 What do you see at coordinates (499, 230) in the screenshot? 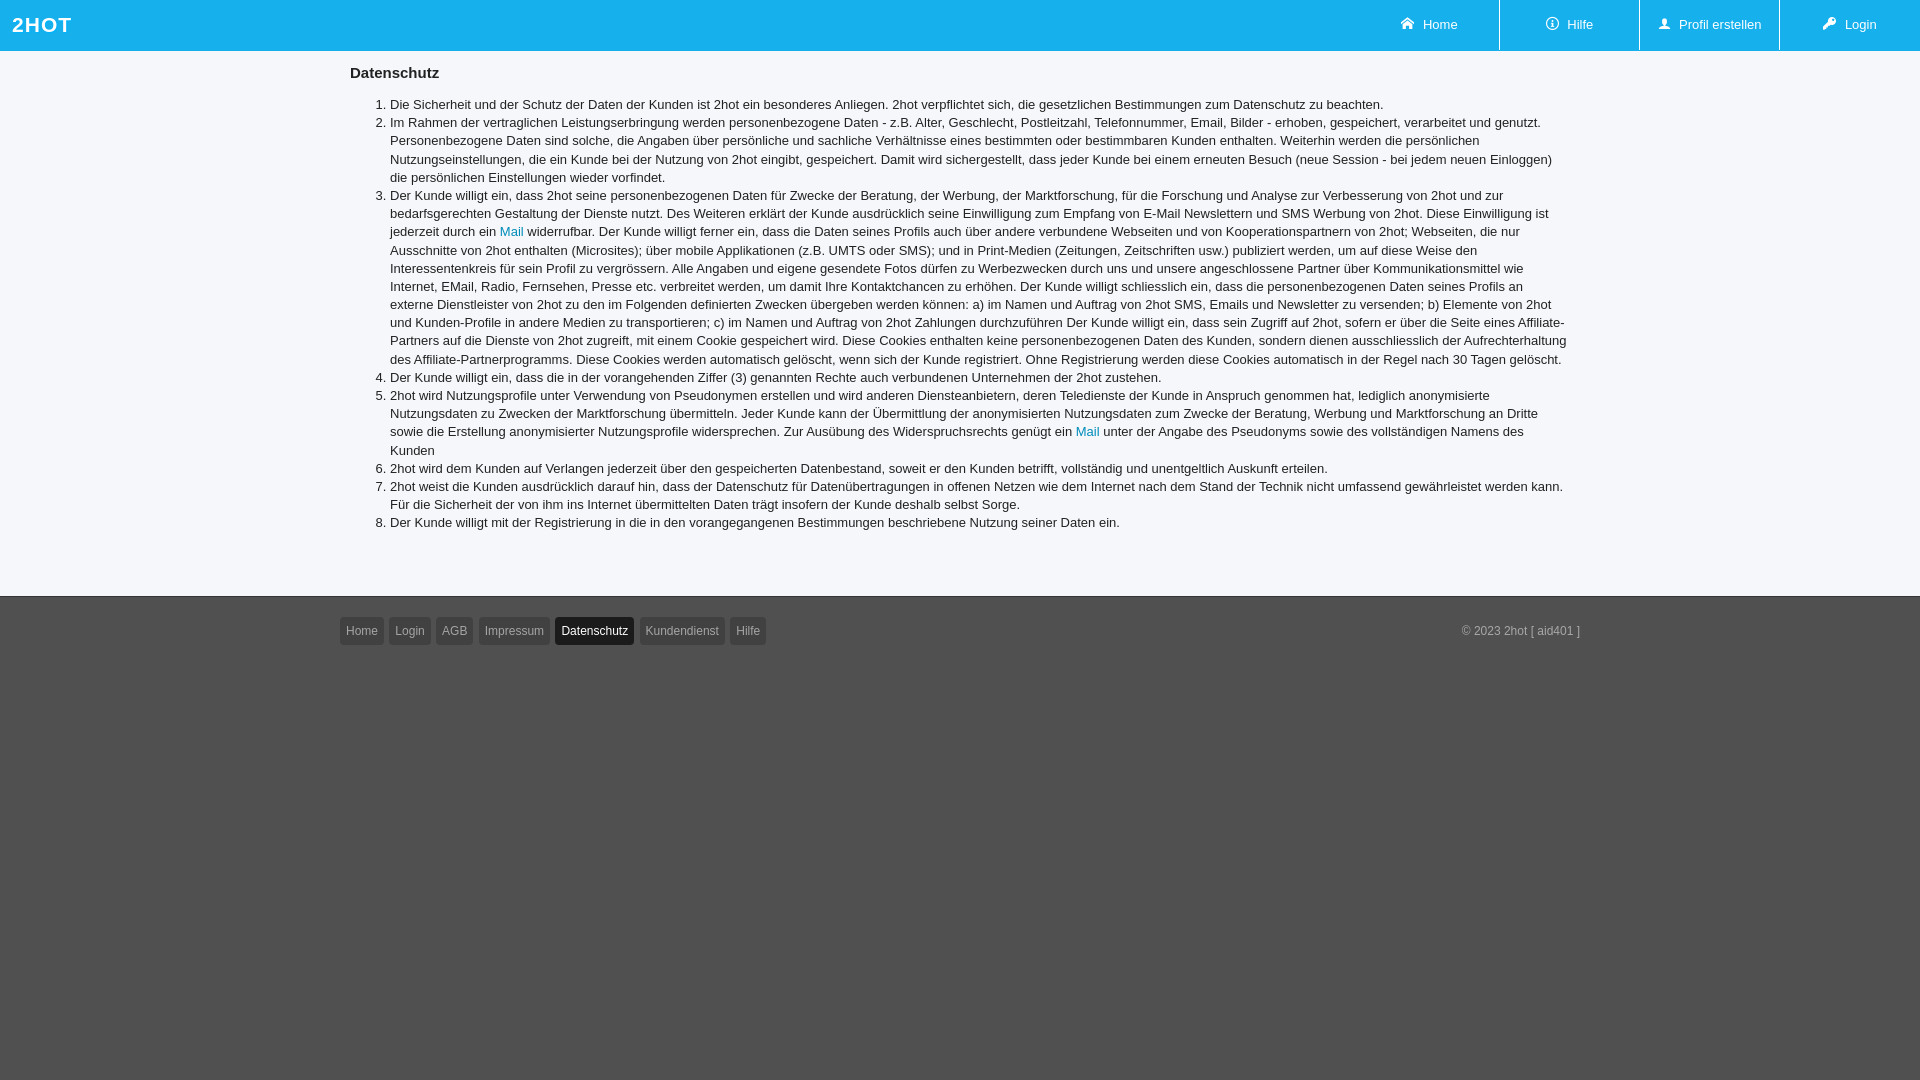
I see `'Mail'` at bounding box center [499, 230].